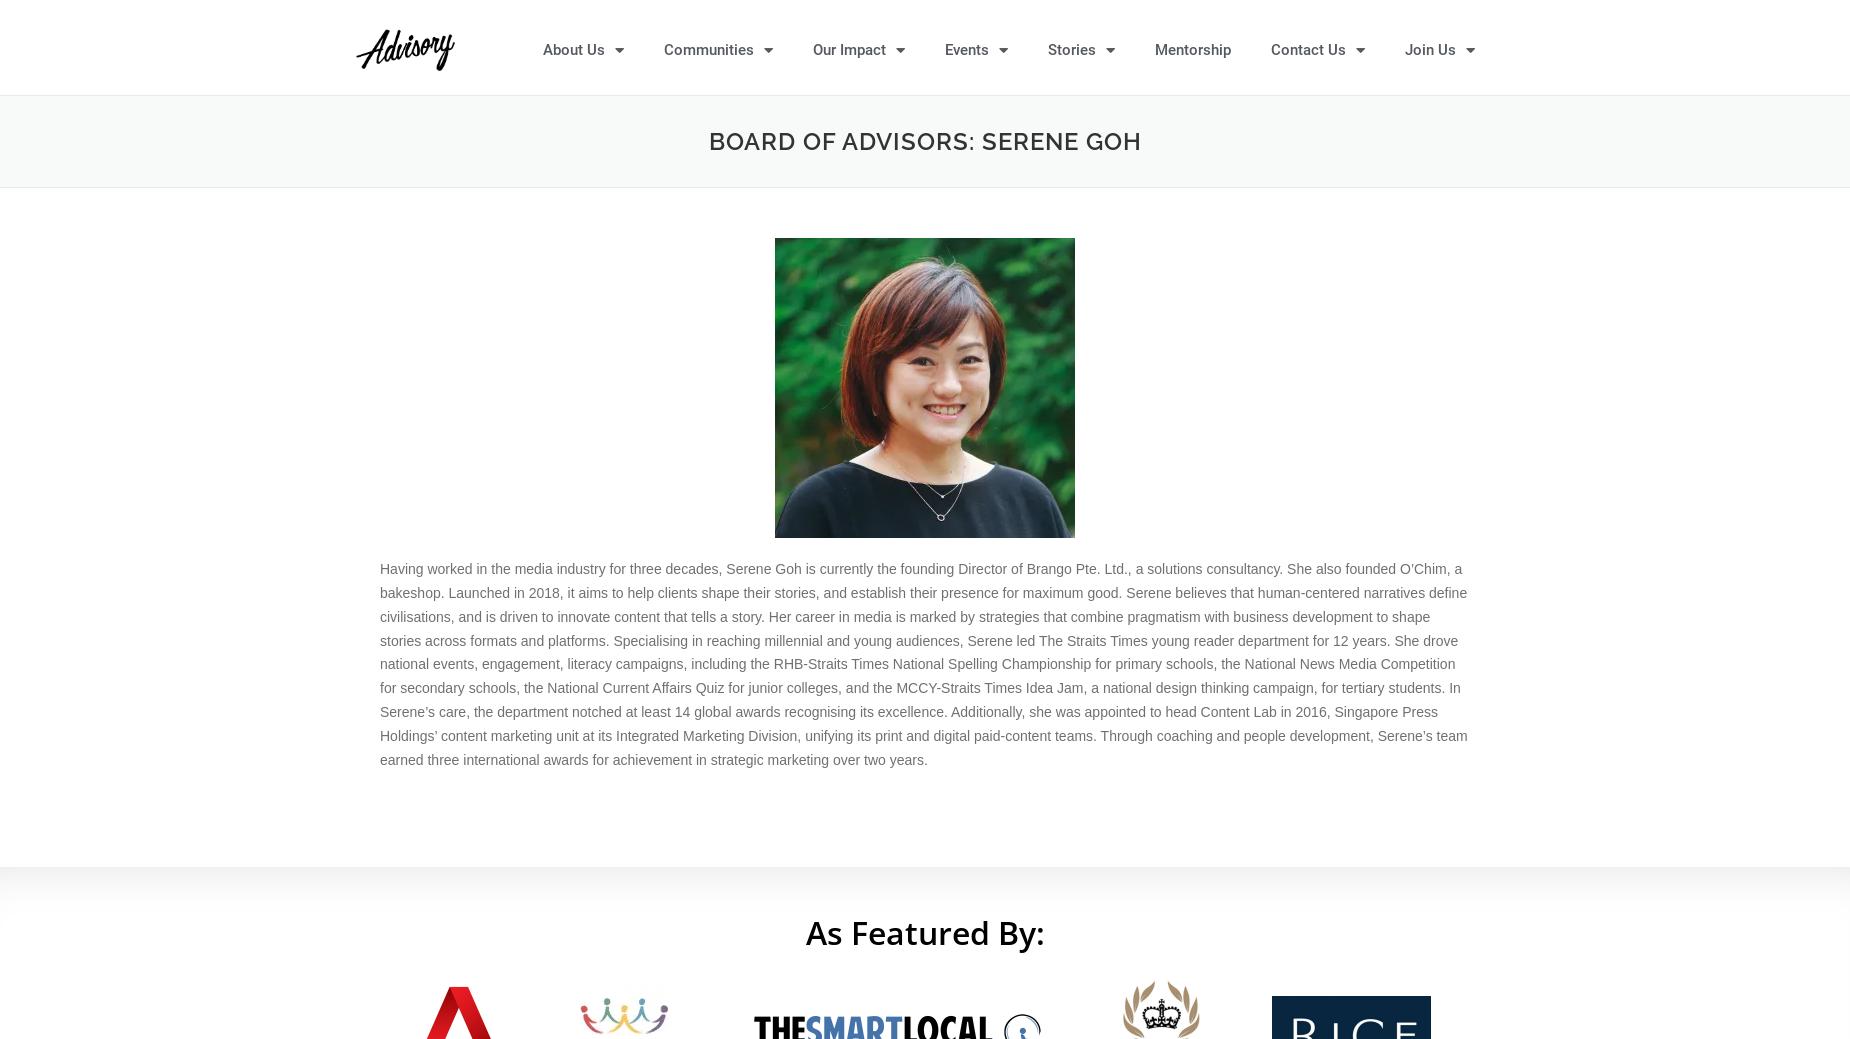  What do you see at coordinates (1045, 48) in the screenshot?
I see `'Stories'` at bounding box center [1045, 48].